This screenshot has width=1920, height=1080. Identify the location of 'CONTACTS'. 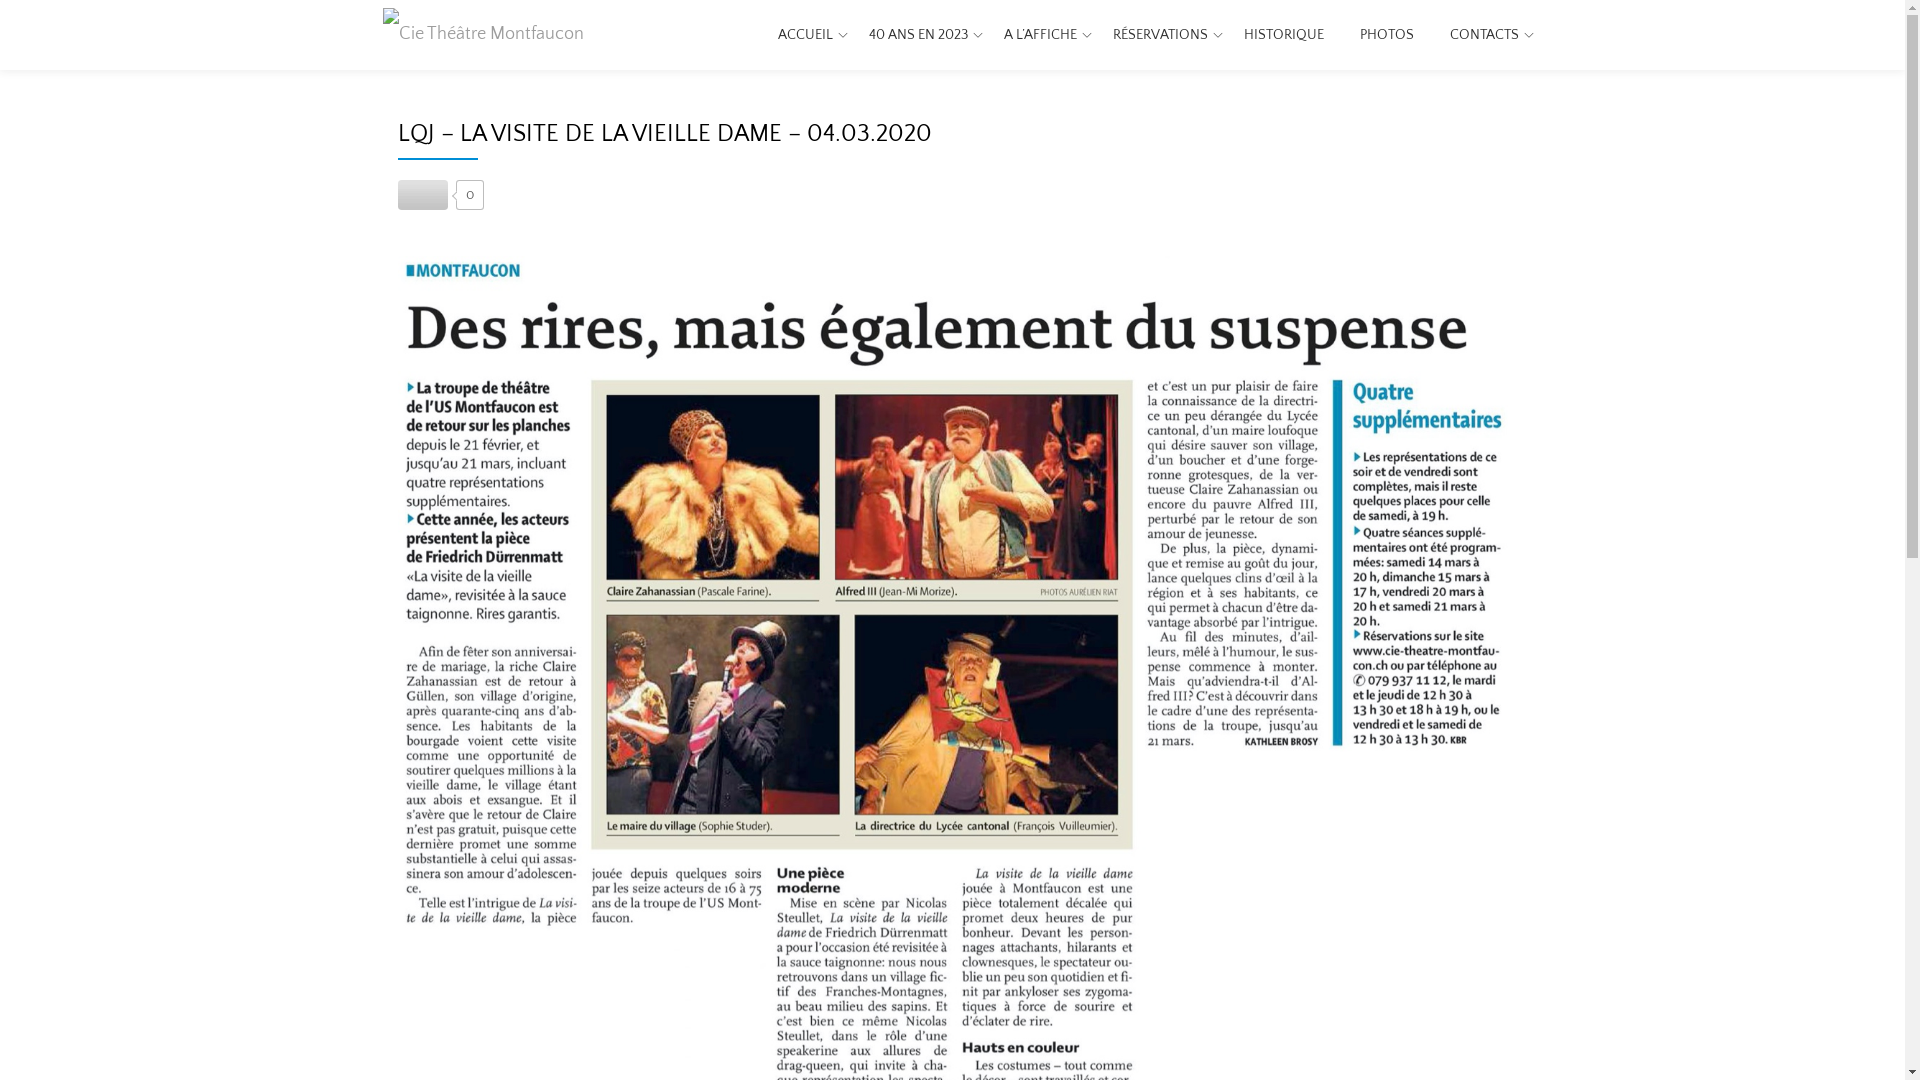
(1449, 34).